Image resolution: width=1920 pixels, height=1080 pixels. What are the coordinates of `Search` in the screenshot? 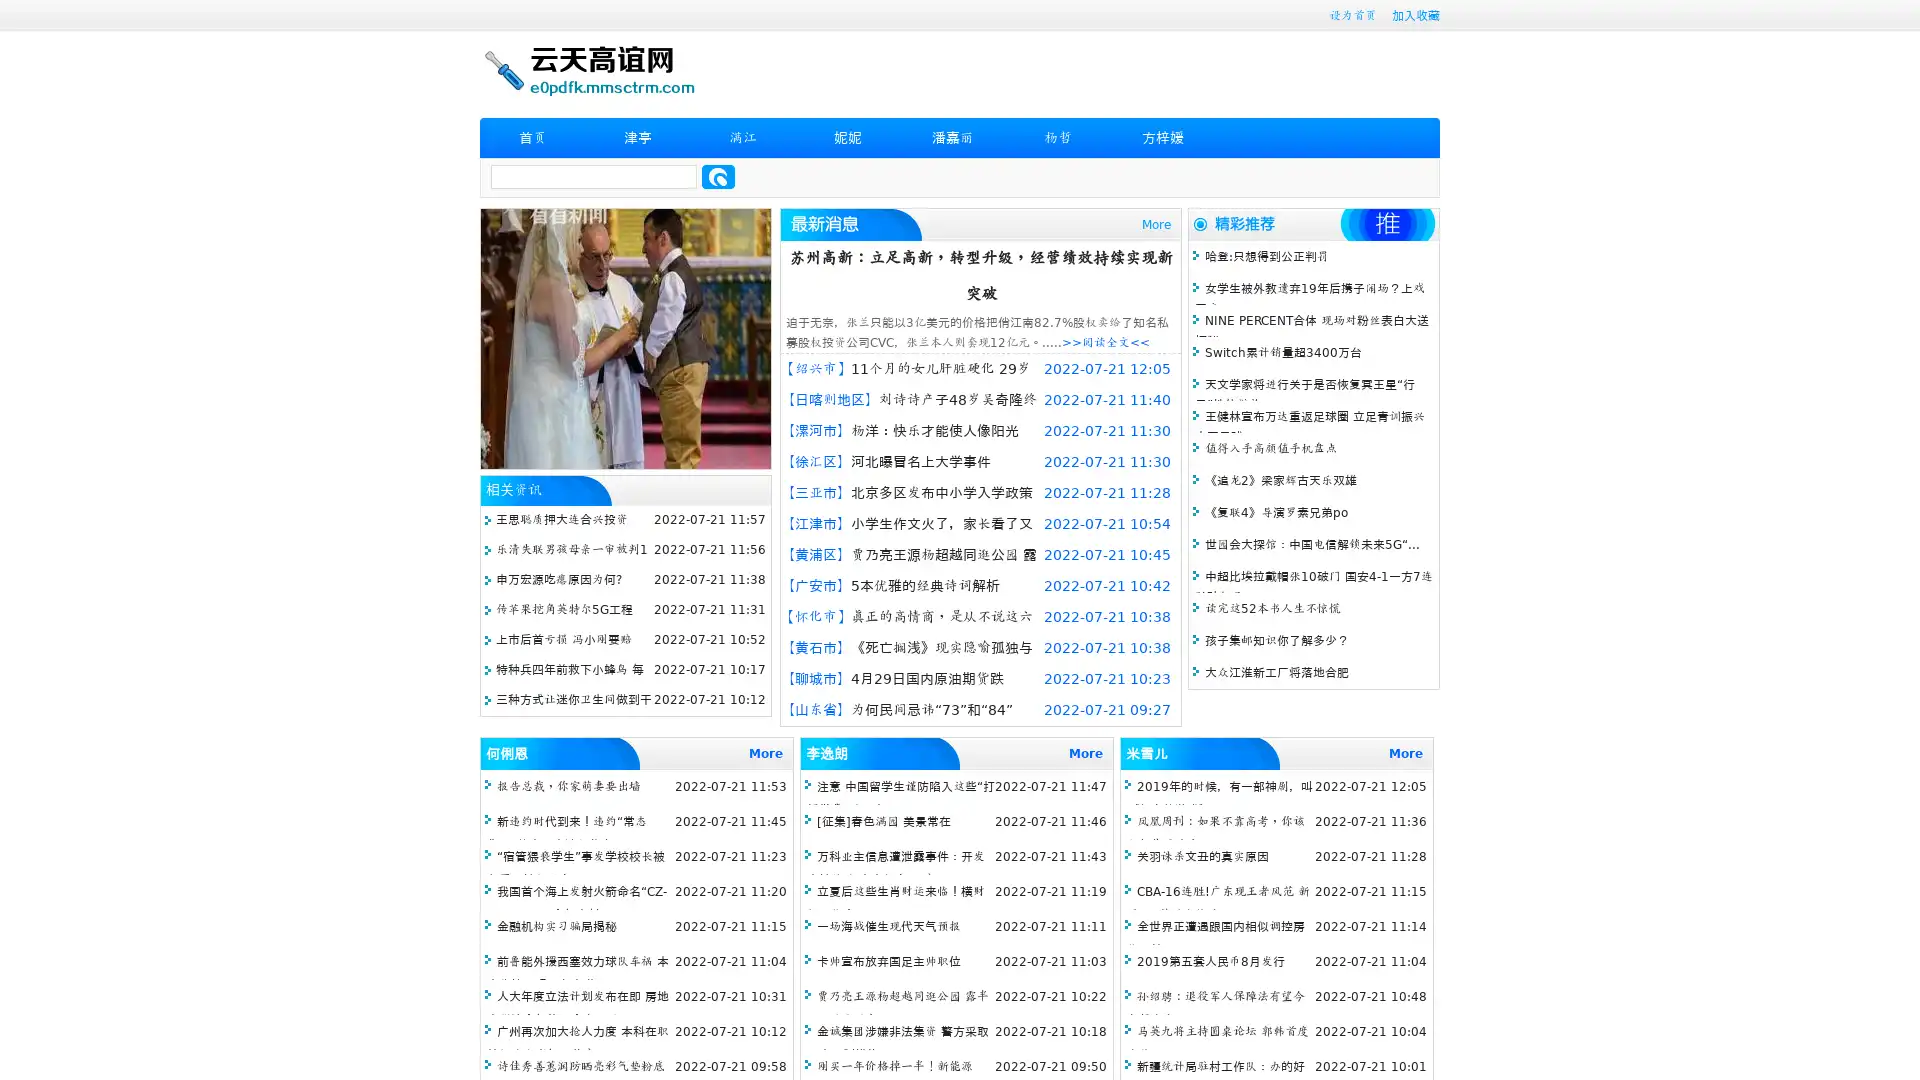 It's located at (718, 176).